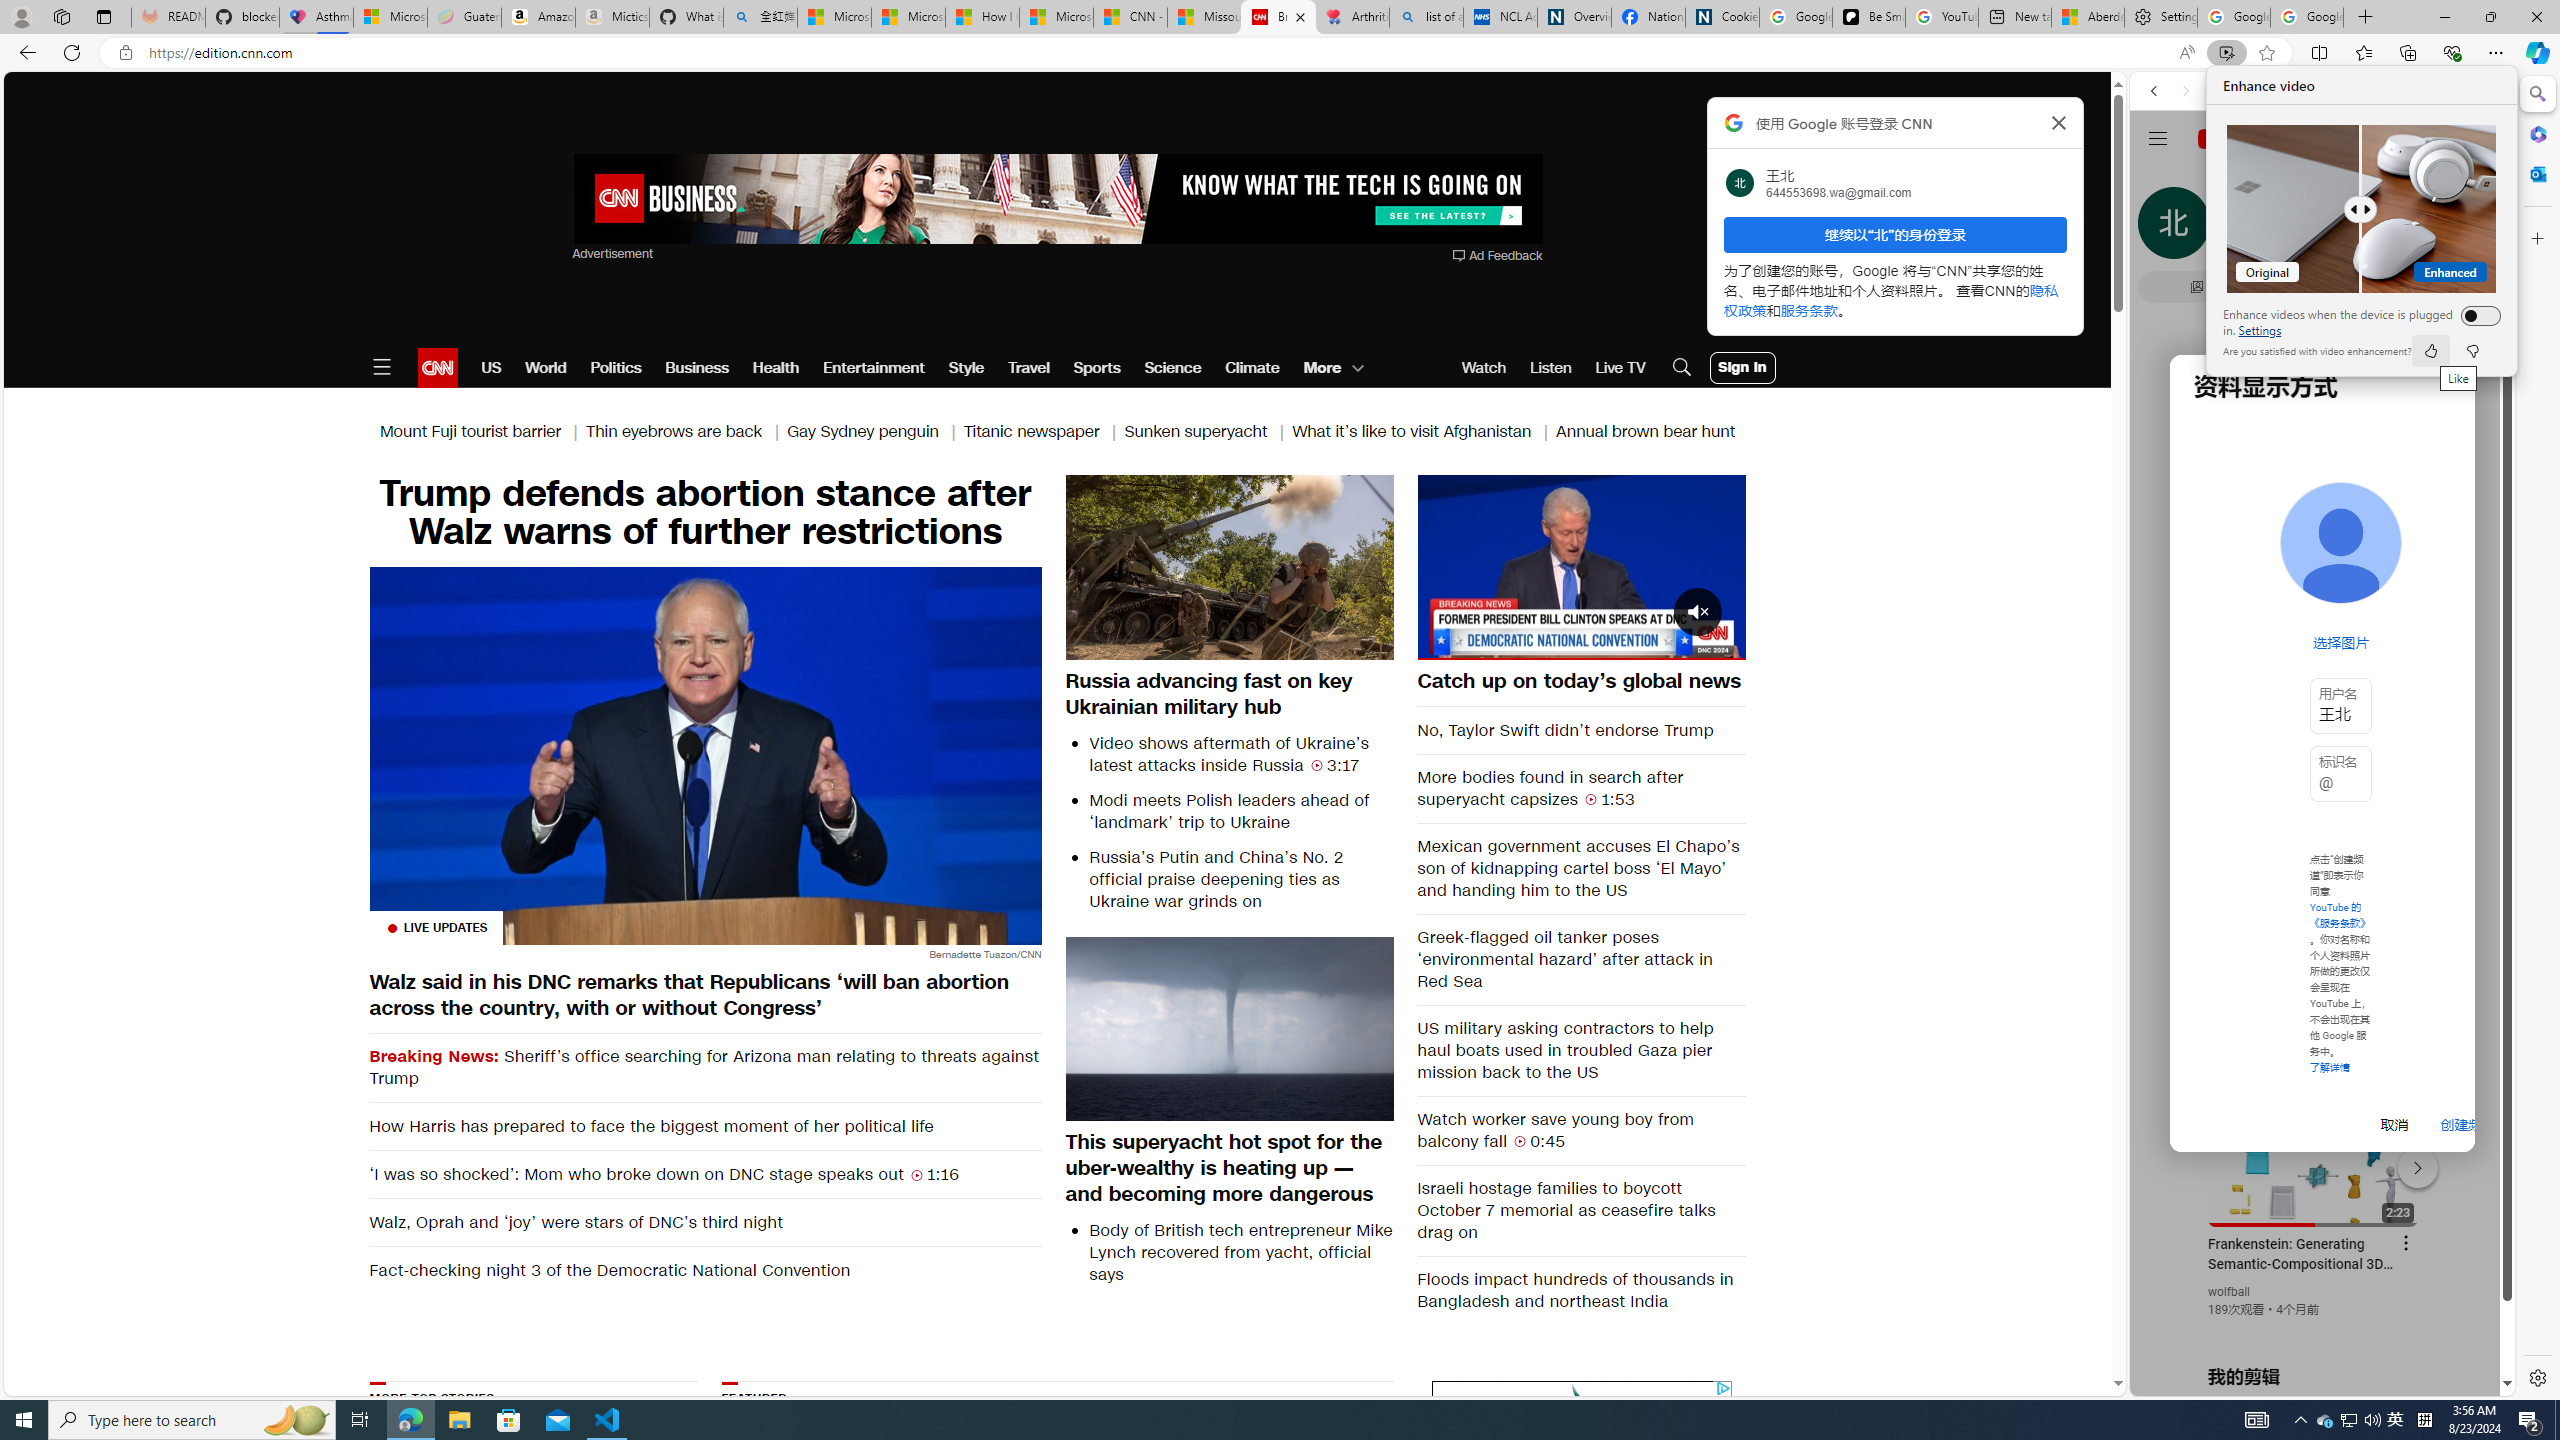 Image resolution: width=2560 pixels, height=1440 pixels. What do you see at coordinates (1424, 16) in the screenshot?
I see `'list of asthma inhalers uk - Search'` at bounding box center [1424, 16].